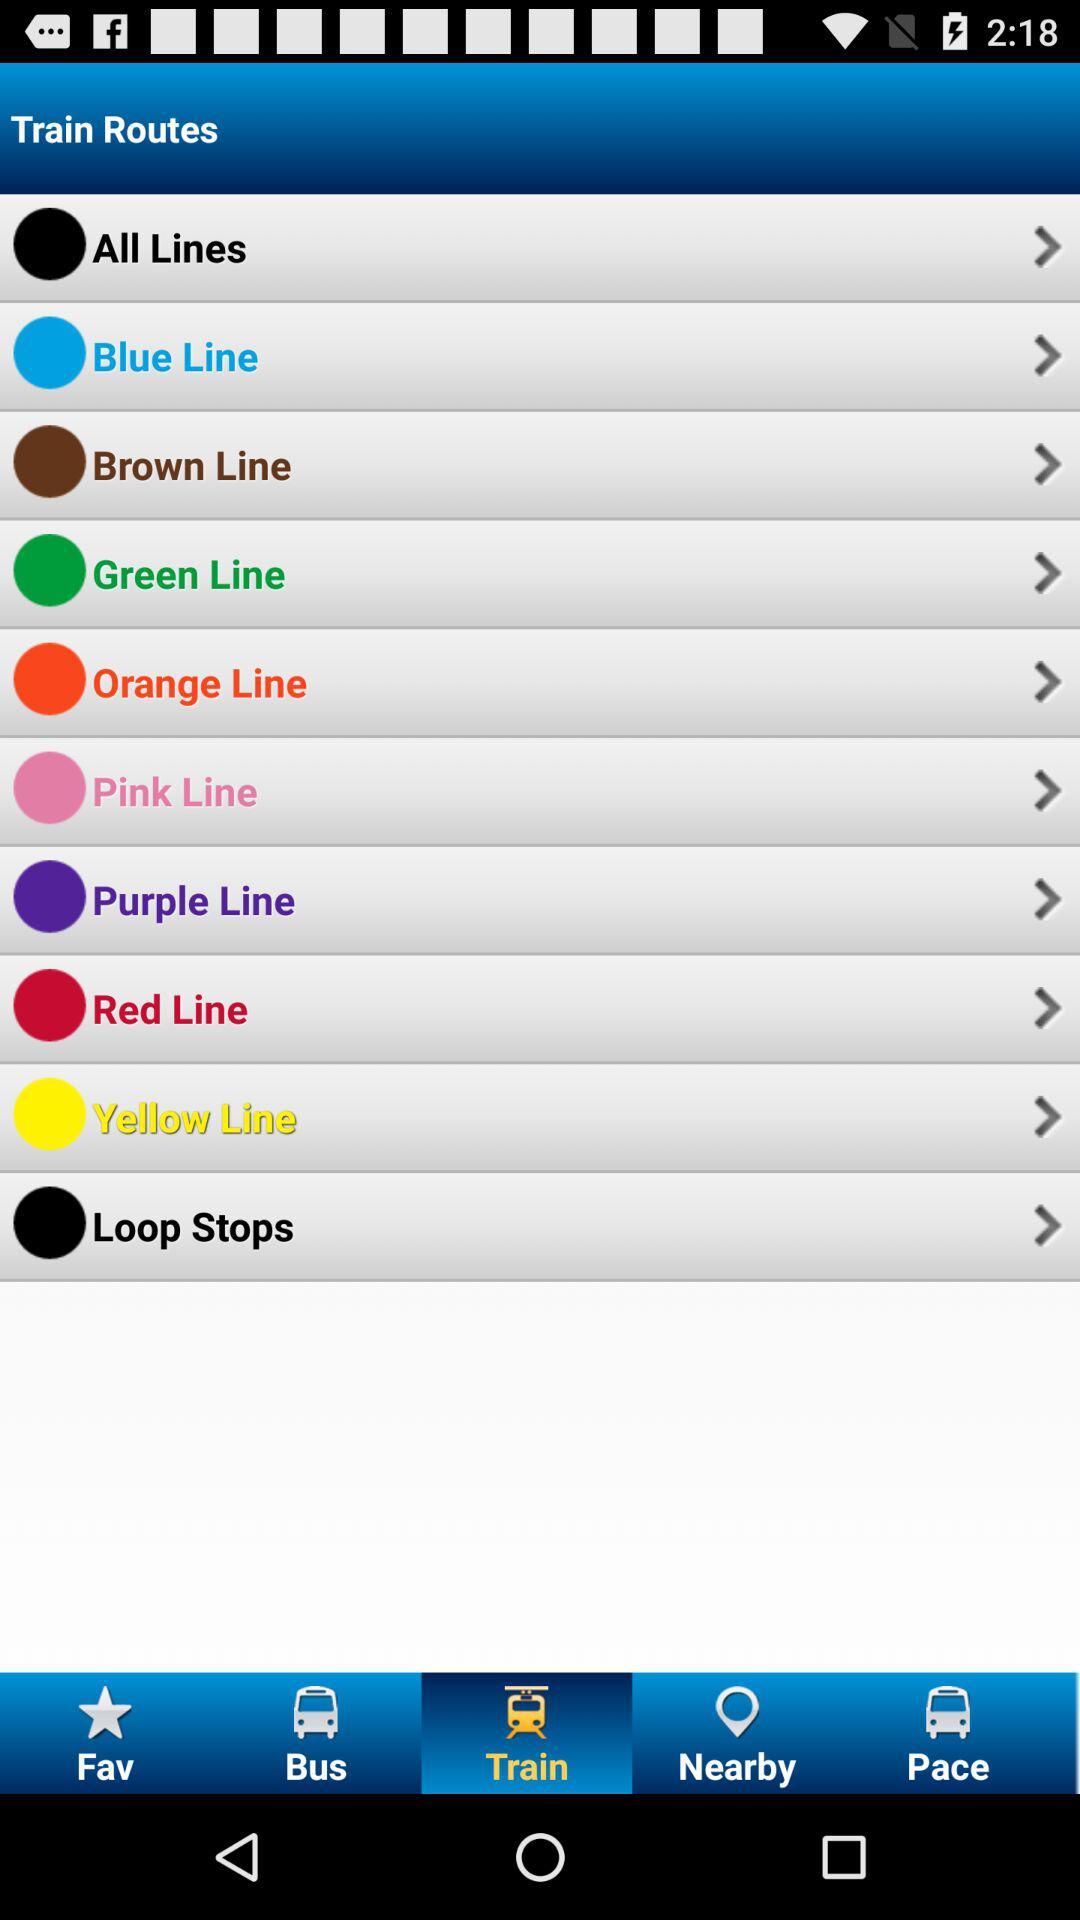 Image resolution: width=1080 pixels, height=1920 pixels. What do you see at coordinates (1044, 571) in the screenshot?
I see `app next to the green line` at bounding box center [1044, 571].